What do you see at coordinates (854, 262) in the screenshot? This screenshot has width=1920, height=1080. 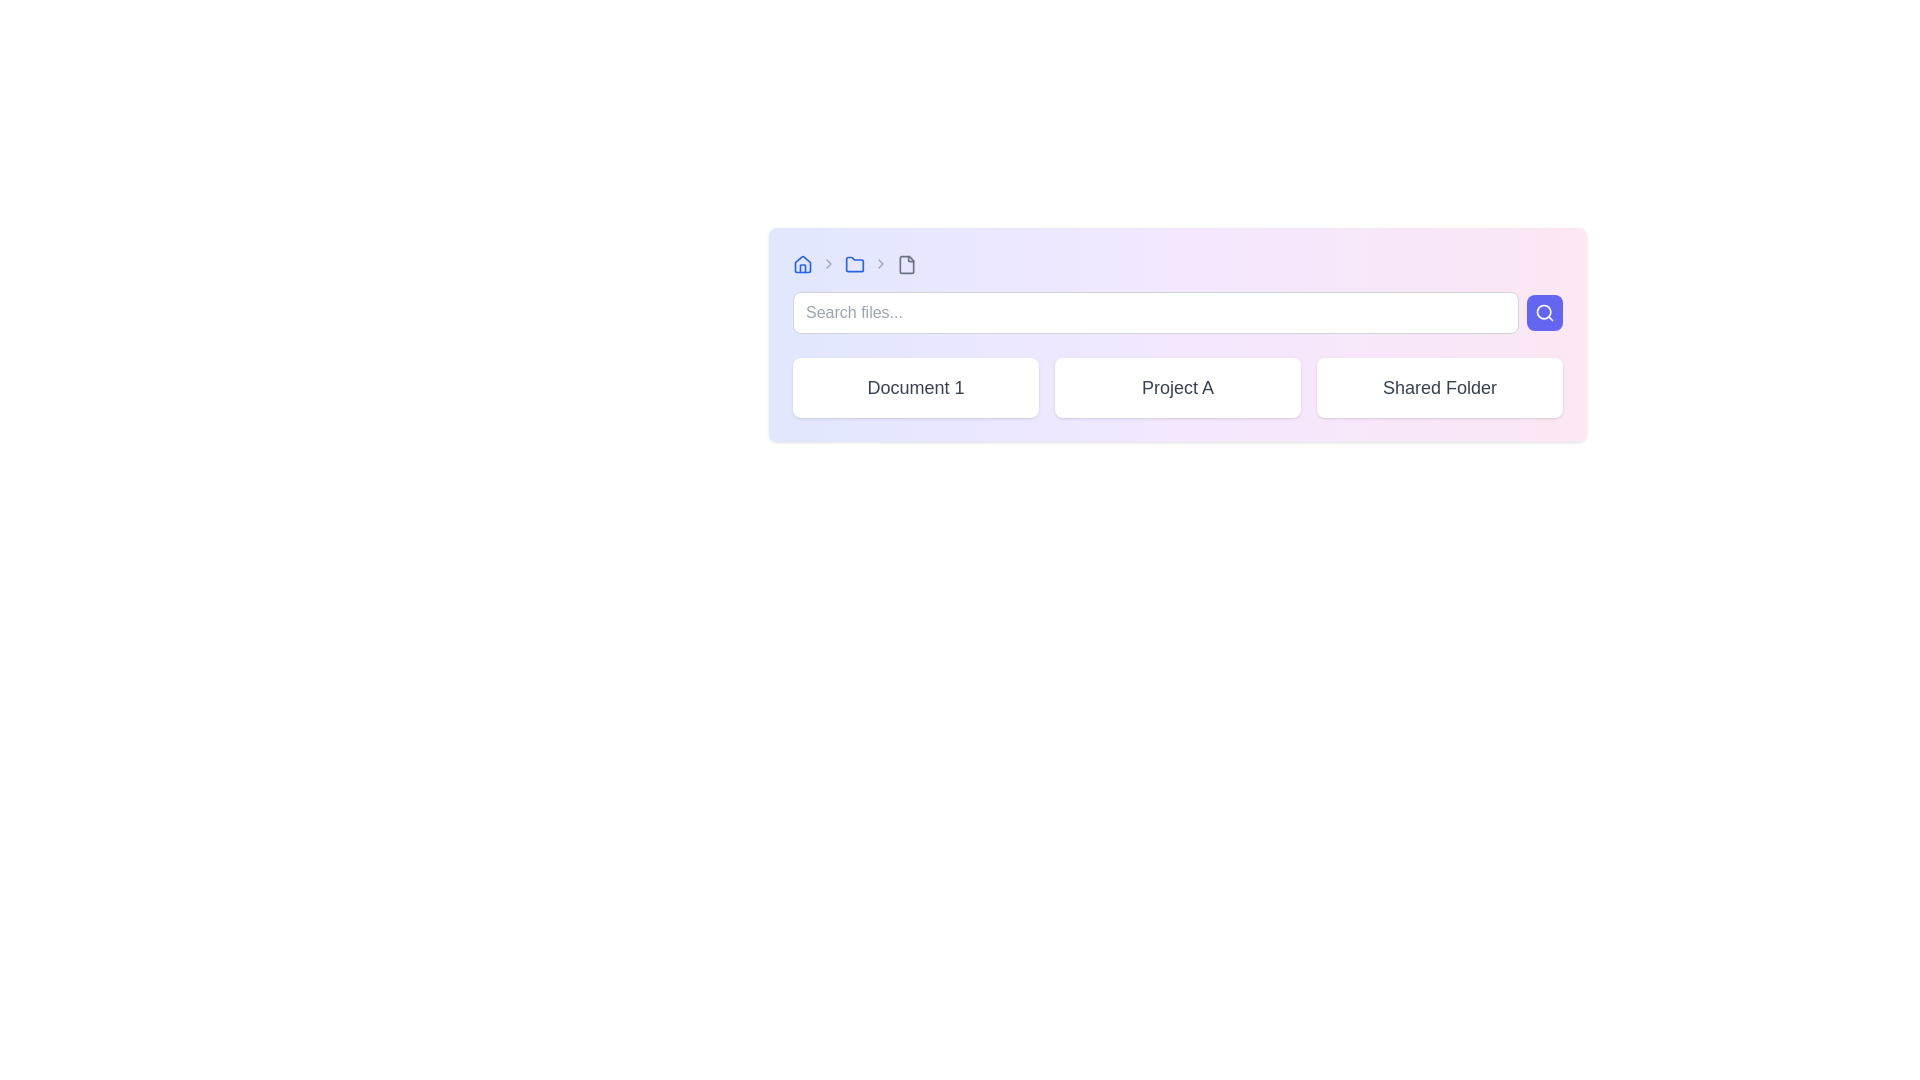 I see `the folder icon located at the top center of the interface, which is used for grouping or navigating to a file directory` at bounding box center [854, 262].